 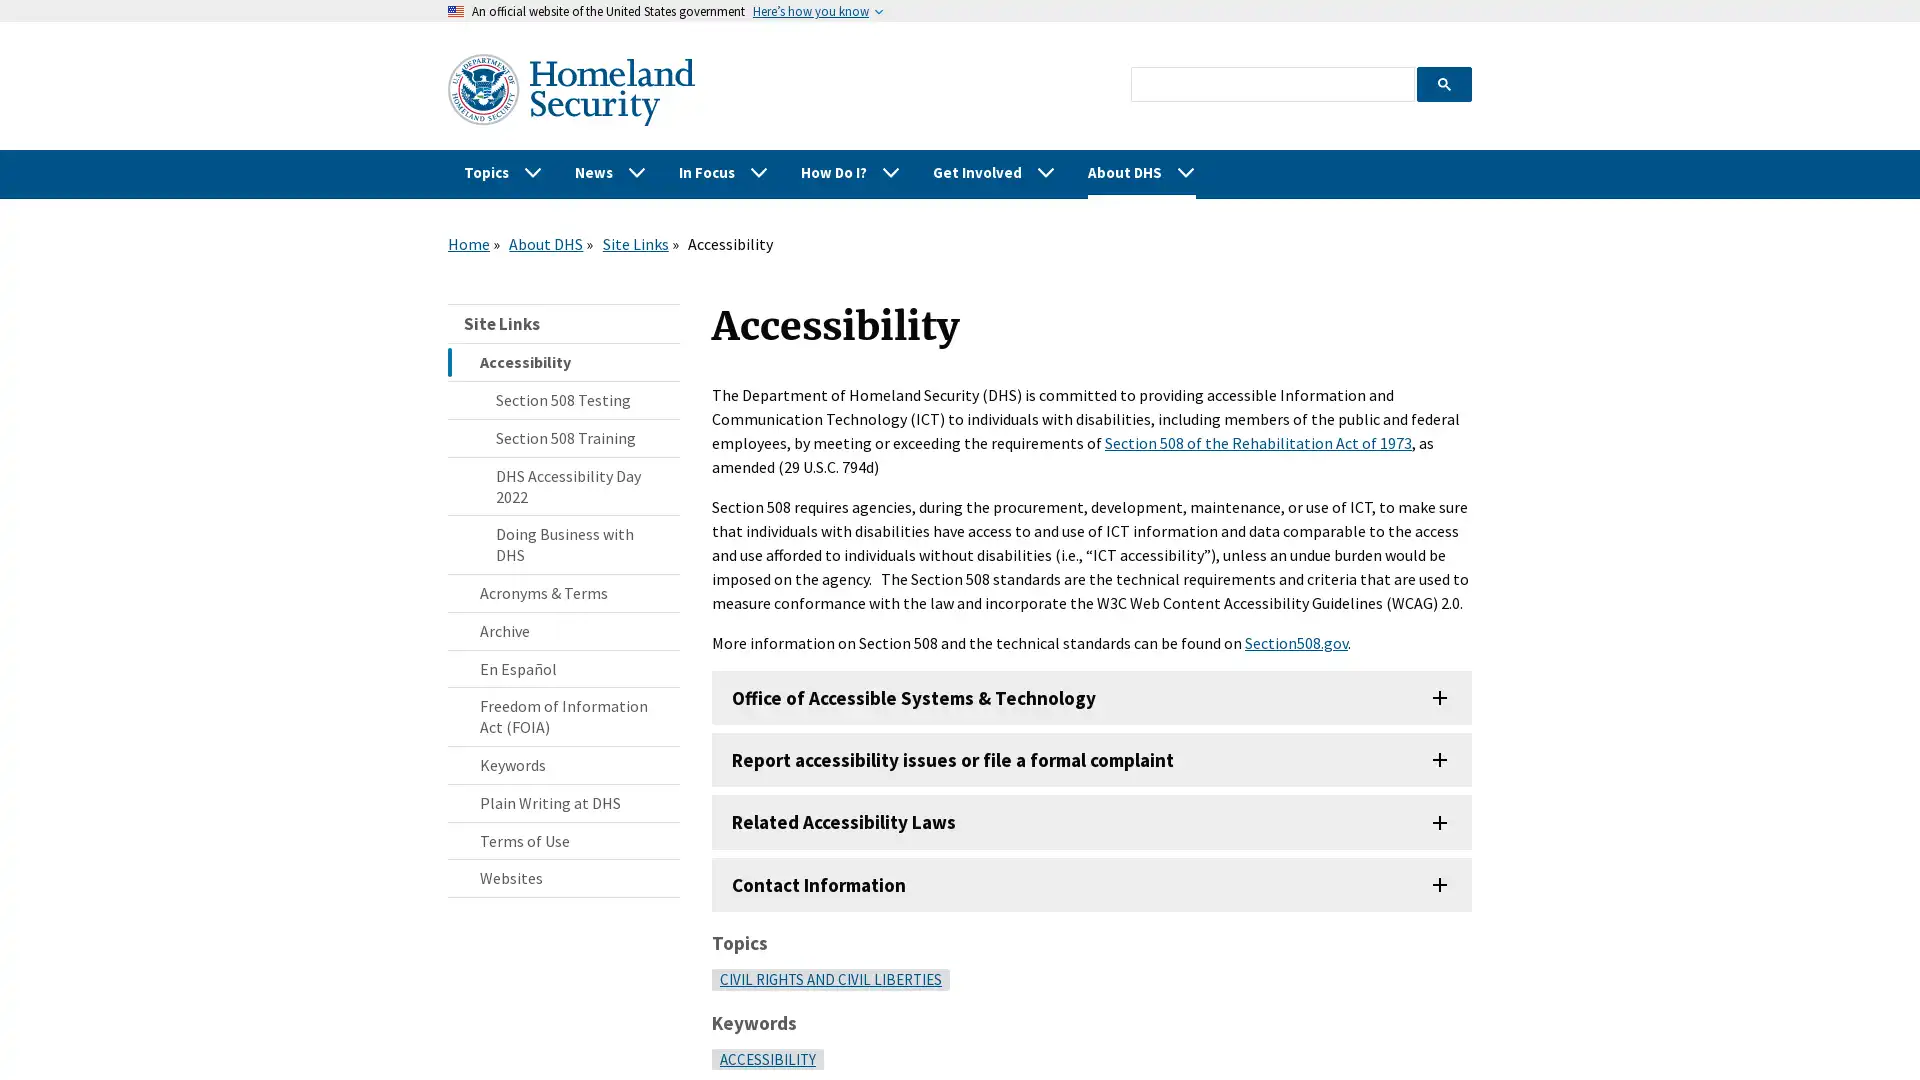 What do you see at coordinates (1091, 697) in the screenshot?
I see `Office of Accessible Systems & Technology` at bounding box center [1091, 697].